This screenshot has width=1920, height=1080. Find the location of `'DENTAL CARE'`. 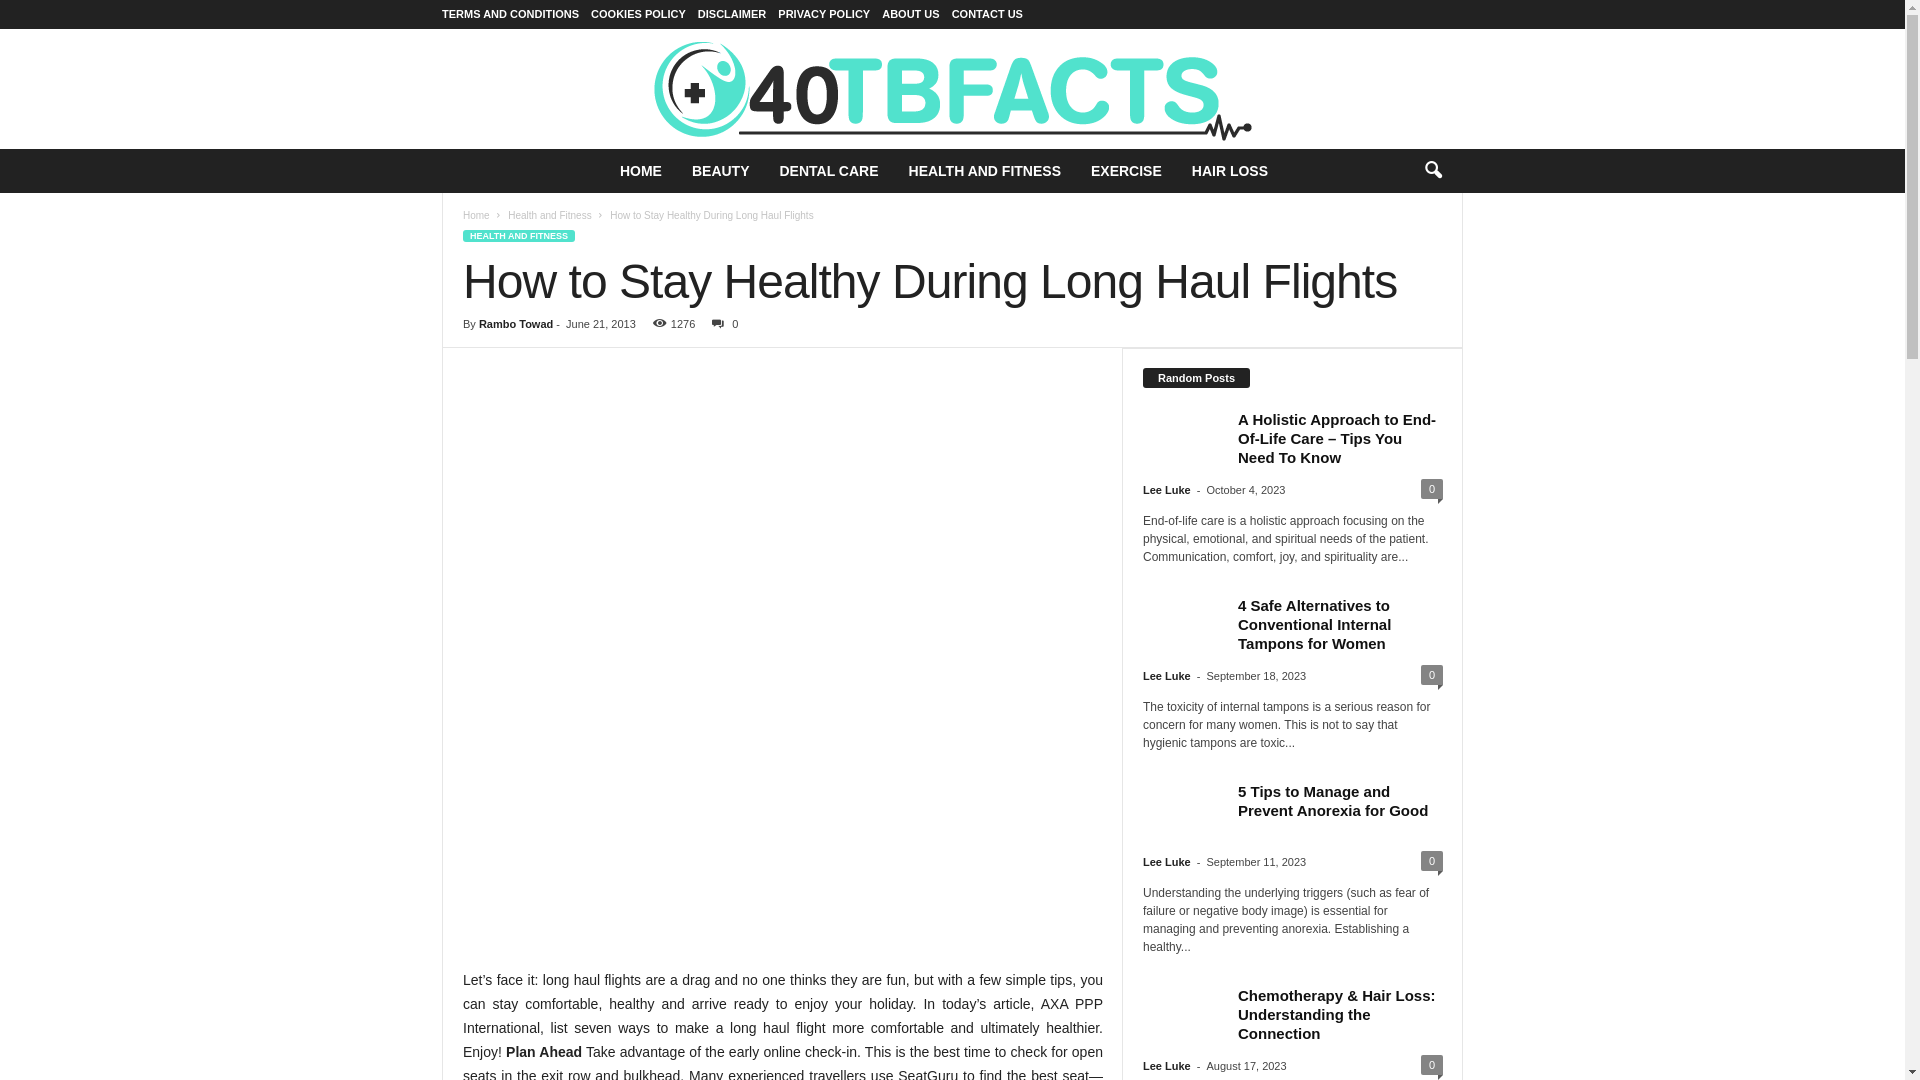

'DENTAL CARE' is located at coordinates (828, 169).